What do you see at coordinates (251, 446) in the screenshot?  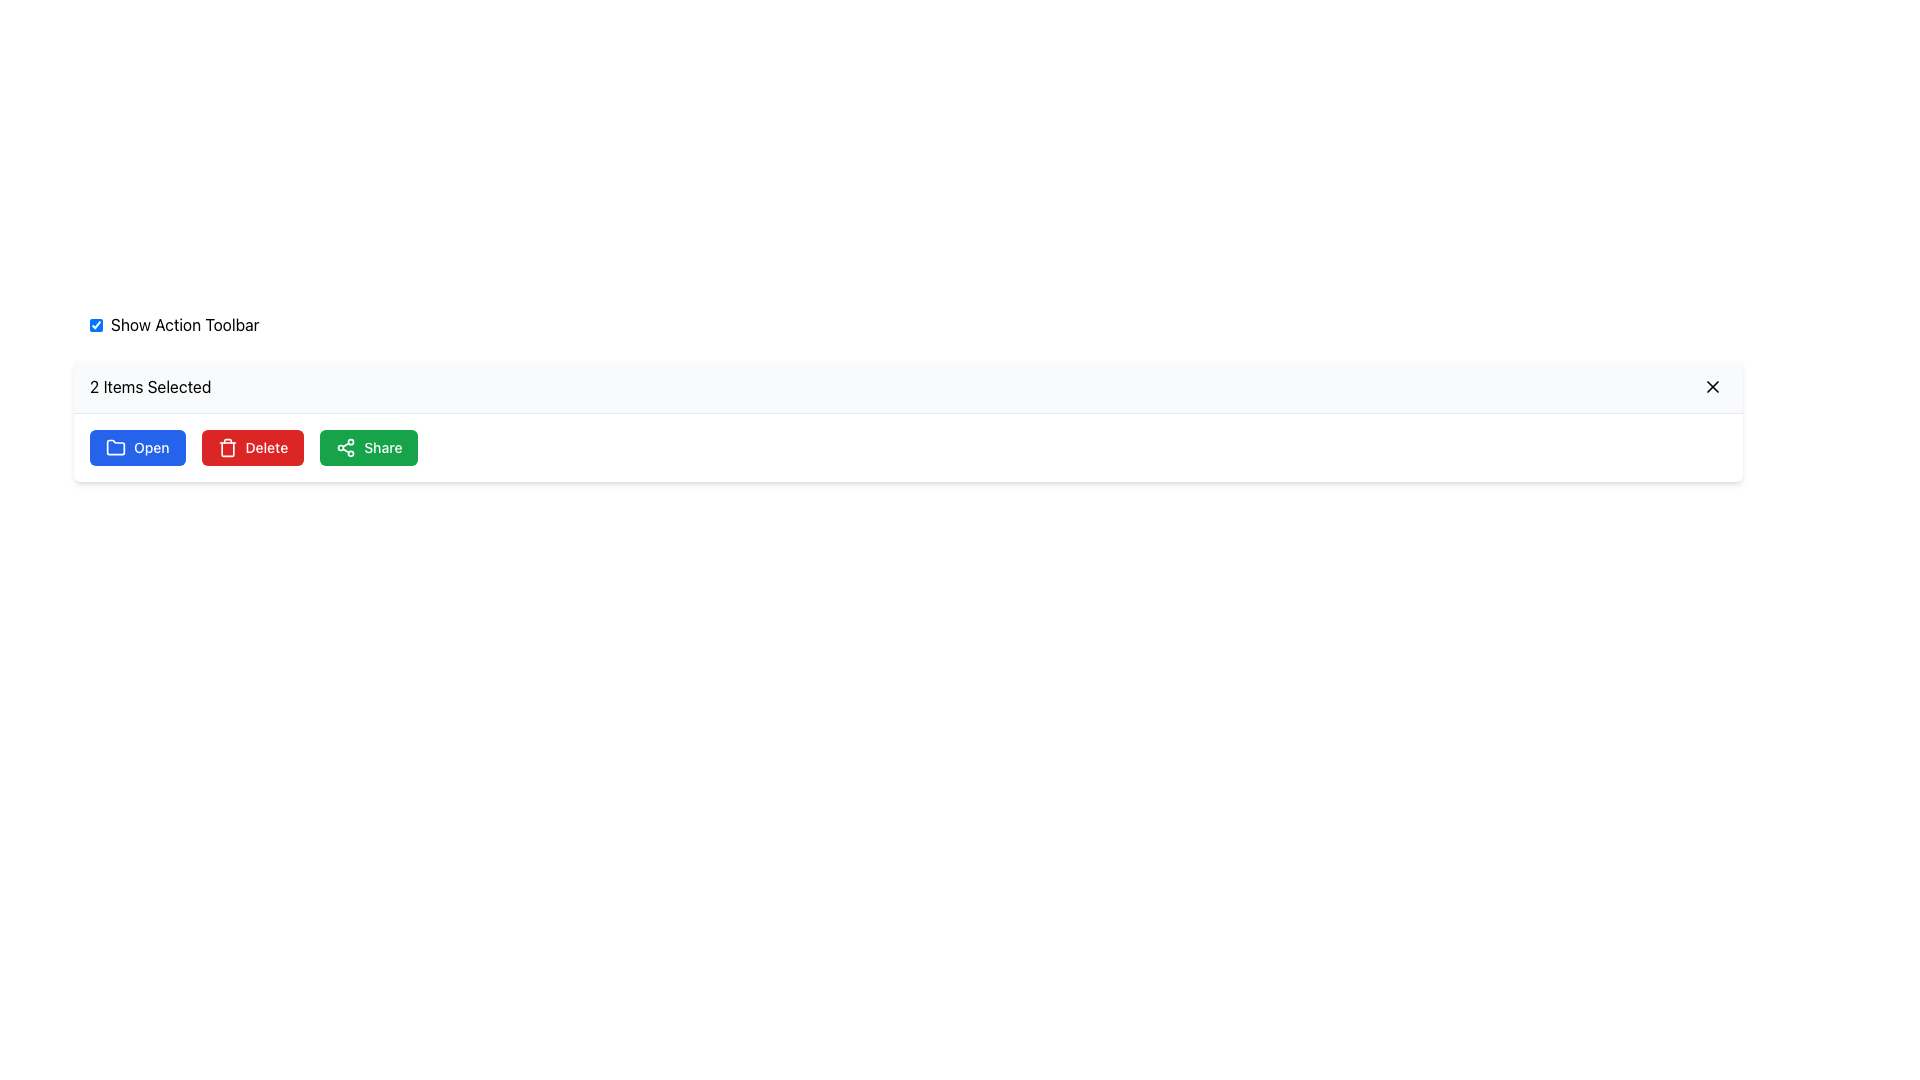 I see `the 'Delete' button, which is a rectangular button with a red background, white text, and a trash can icon, located between the 'Open' and 'Share' buttons` at bounding box center [251, 446].